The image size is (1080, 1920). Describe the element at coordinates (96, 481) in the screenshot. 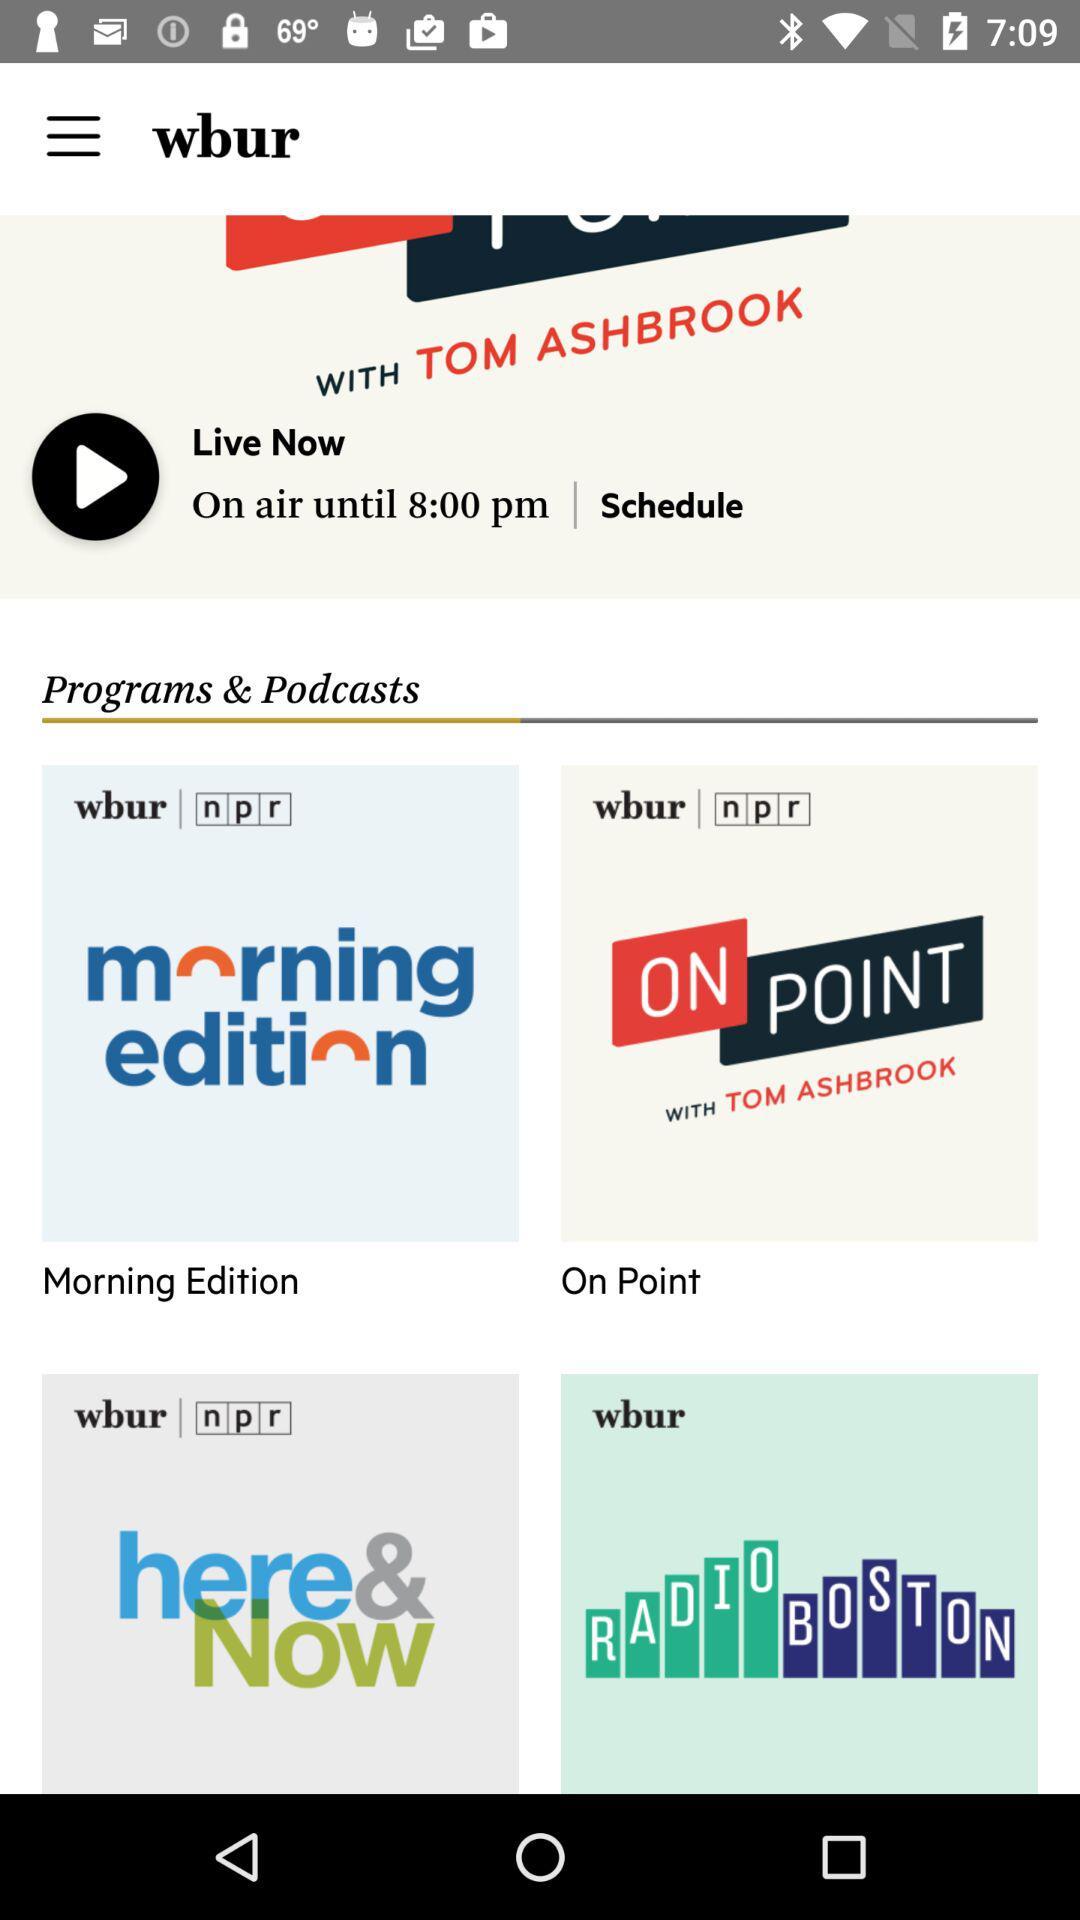

I see `the icon to the left of live now` at that location.